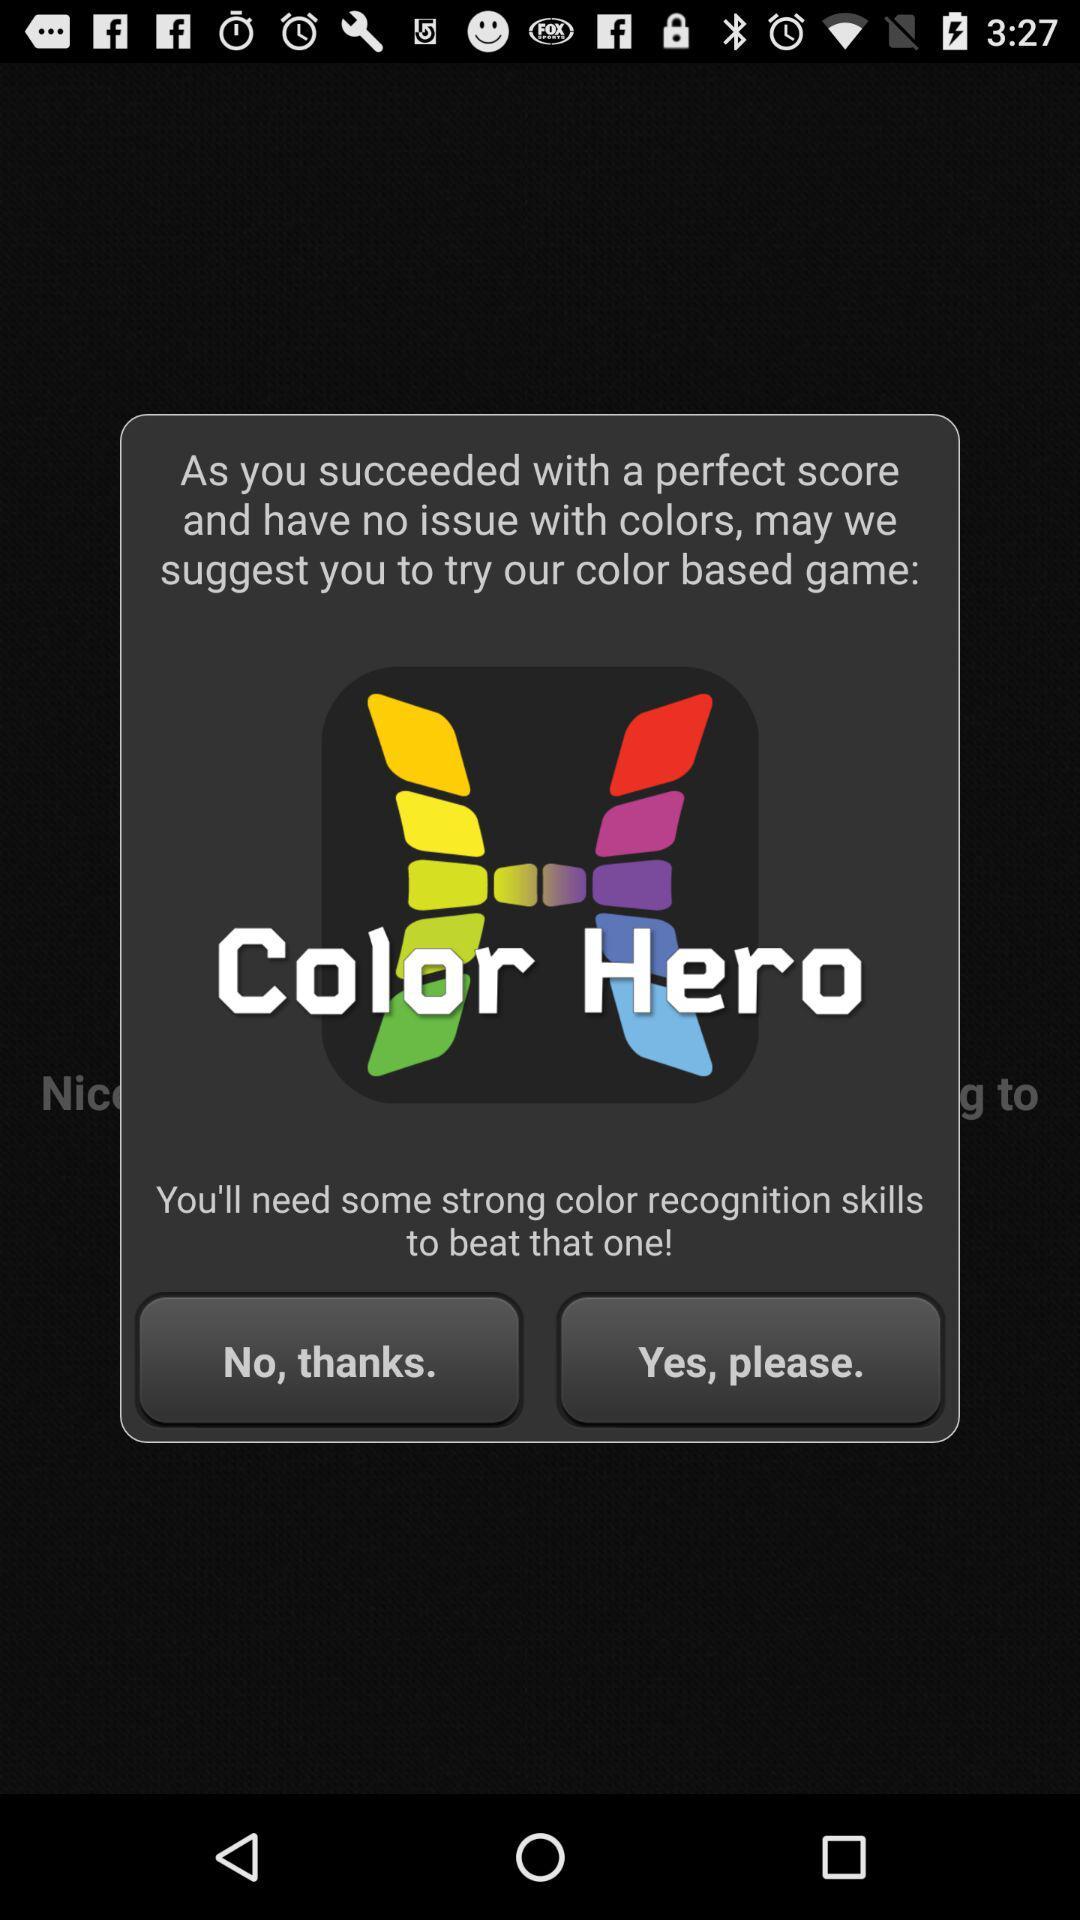 The height and width of the screenshot is (1920, 1080). Describe the element at coordinates (750, 1360) in the screenshot. I see `yes, please.` at that location.